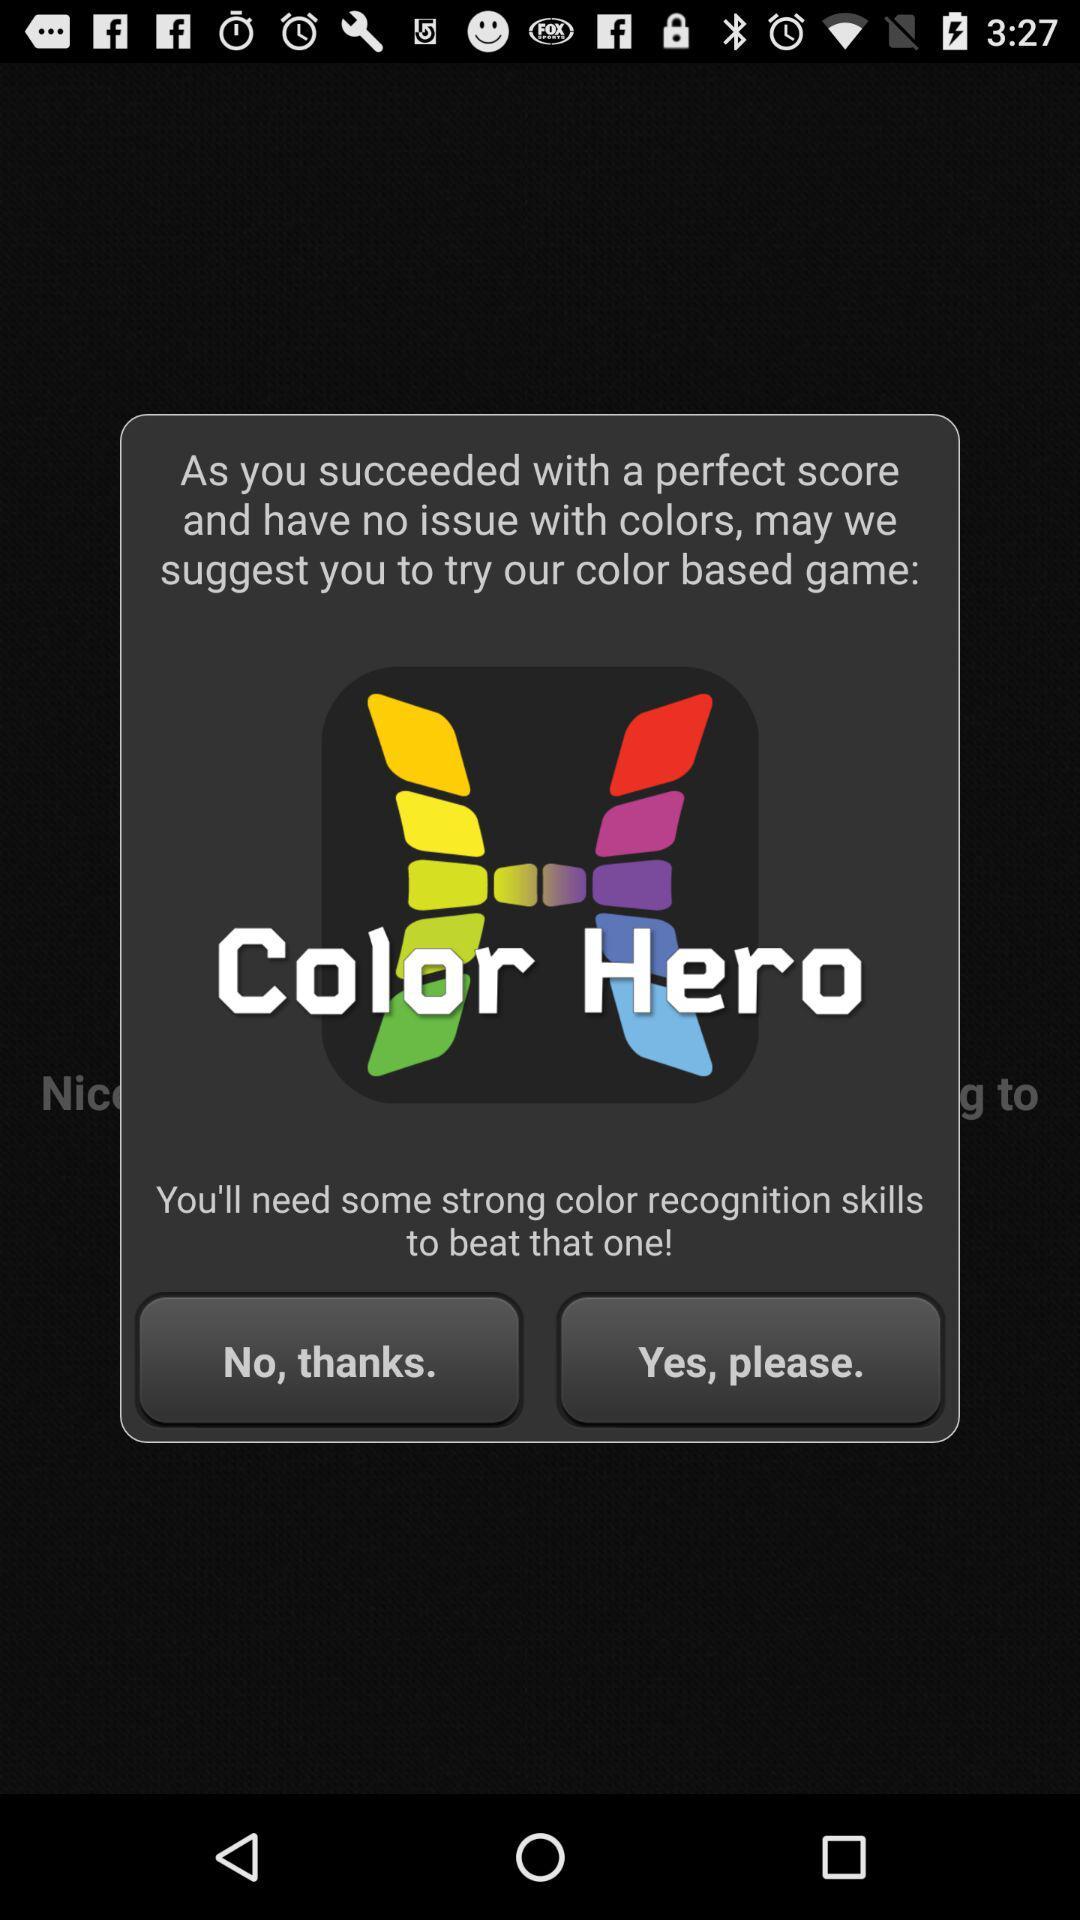 The height and width of the screenshot is (1920, 1080). Describe the element at coordinates (750, 1360) in the screenshot. I see `yes, please.` at that location.